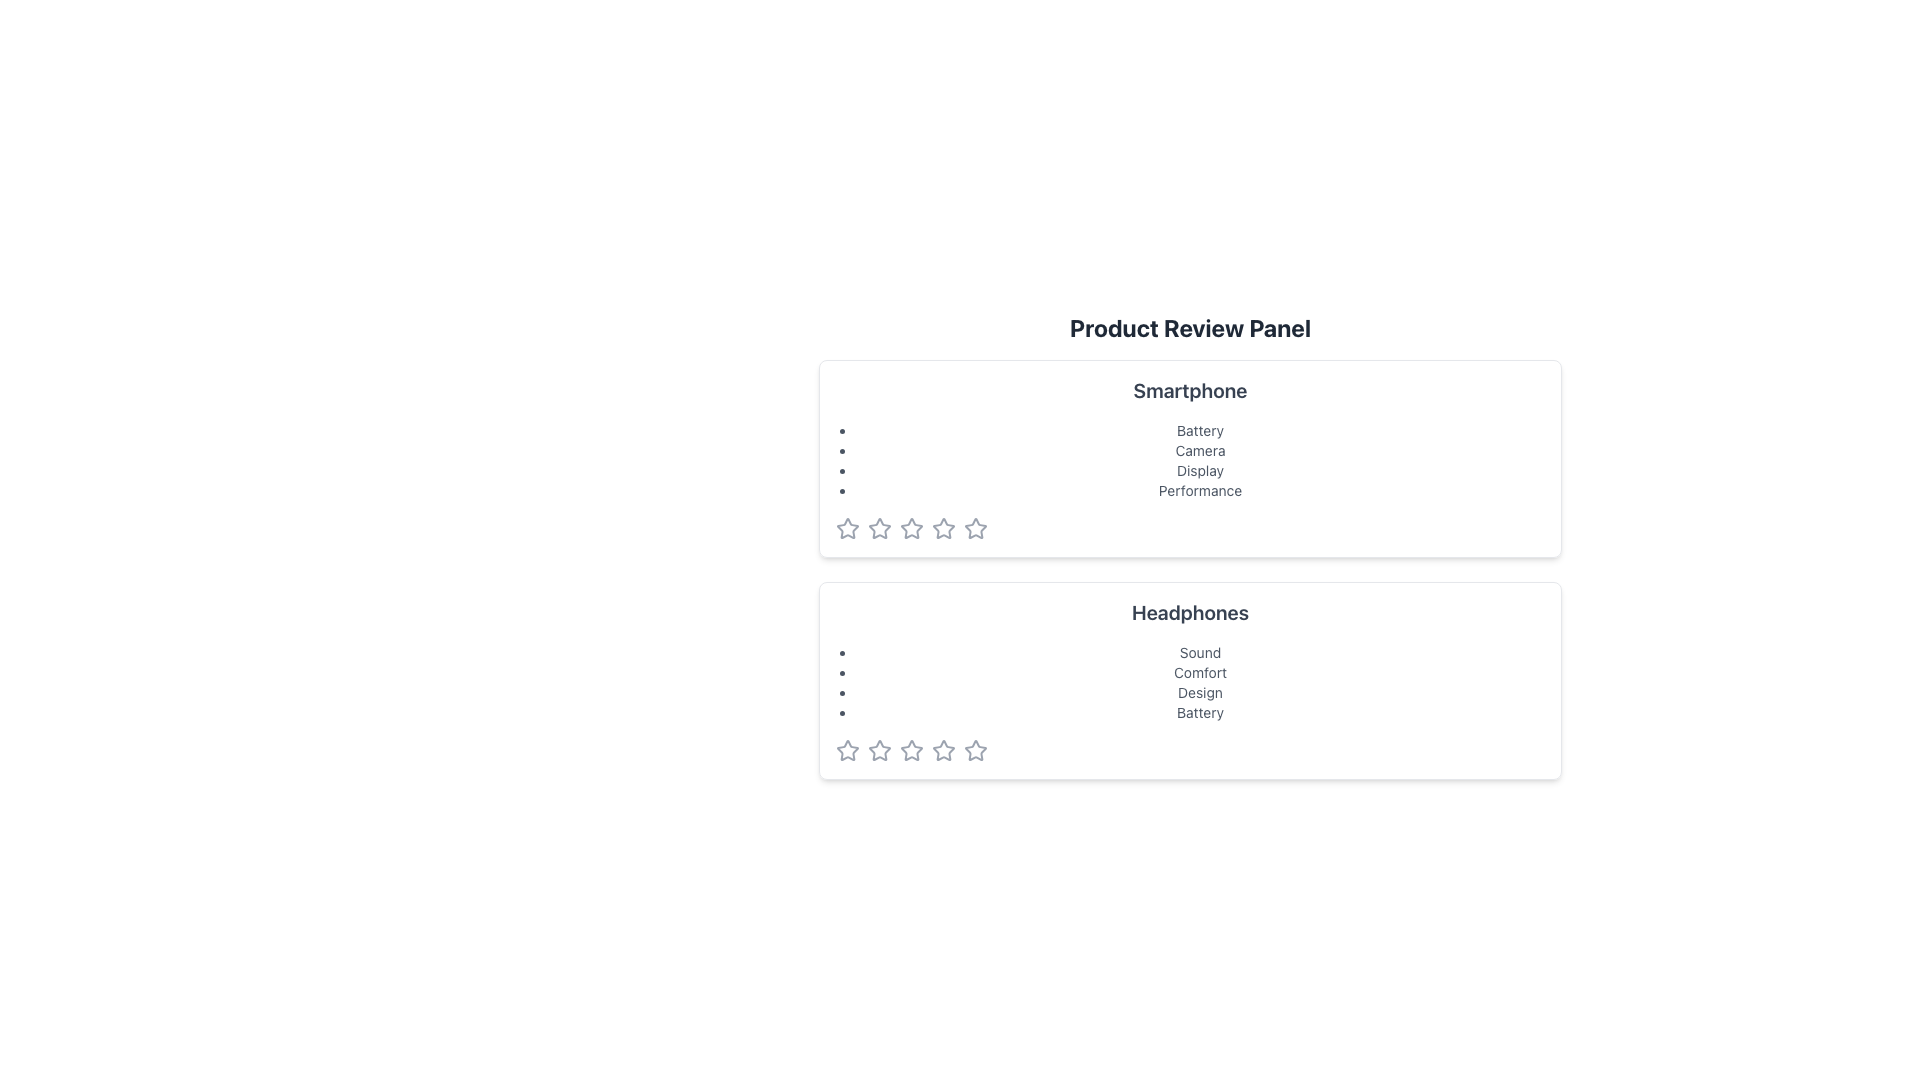 This screenshot has height=1080, width=1920. What do you see at coordinates (1190, 527) in the screenshot?
I see `the Rating widget containing six star icons, which are gray outlined stars for rating, located below the list items in the Smartphone section of the product review panel` at bounding box center [1190, 527].